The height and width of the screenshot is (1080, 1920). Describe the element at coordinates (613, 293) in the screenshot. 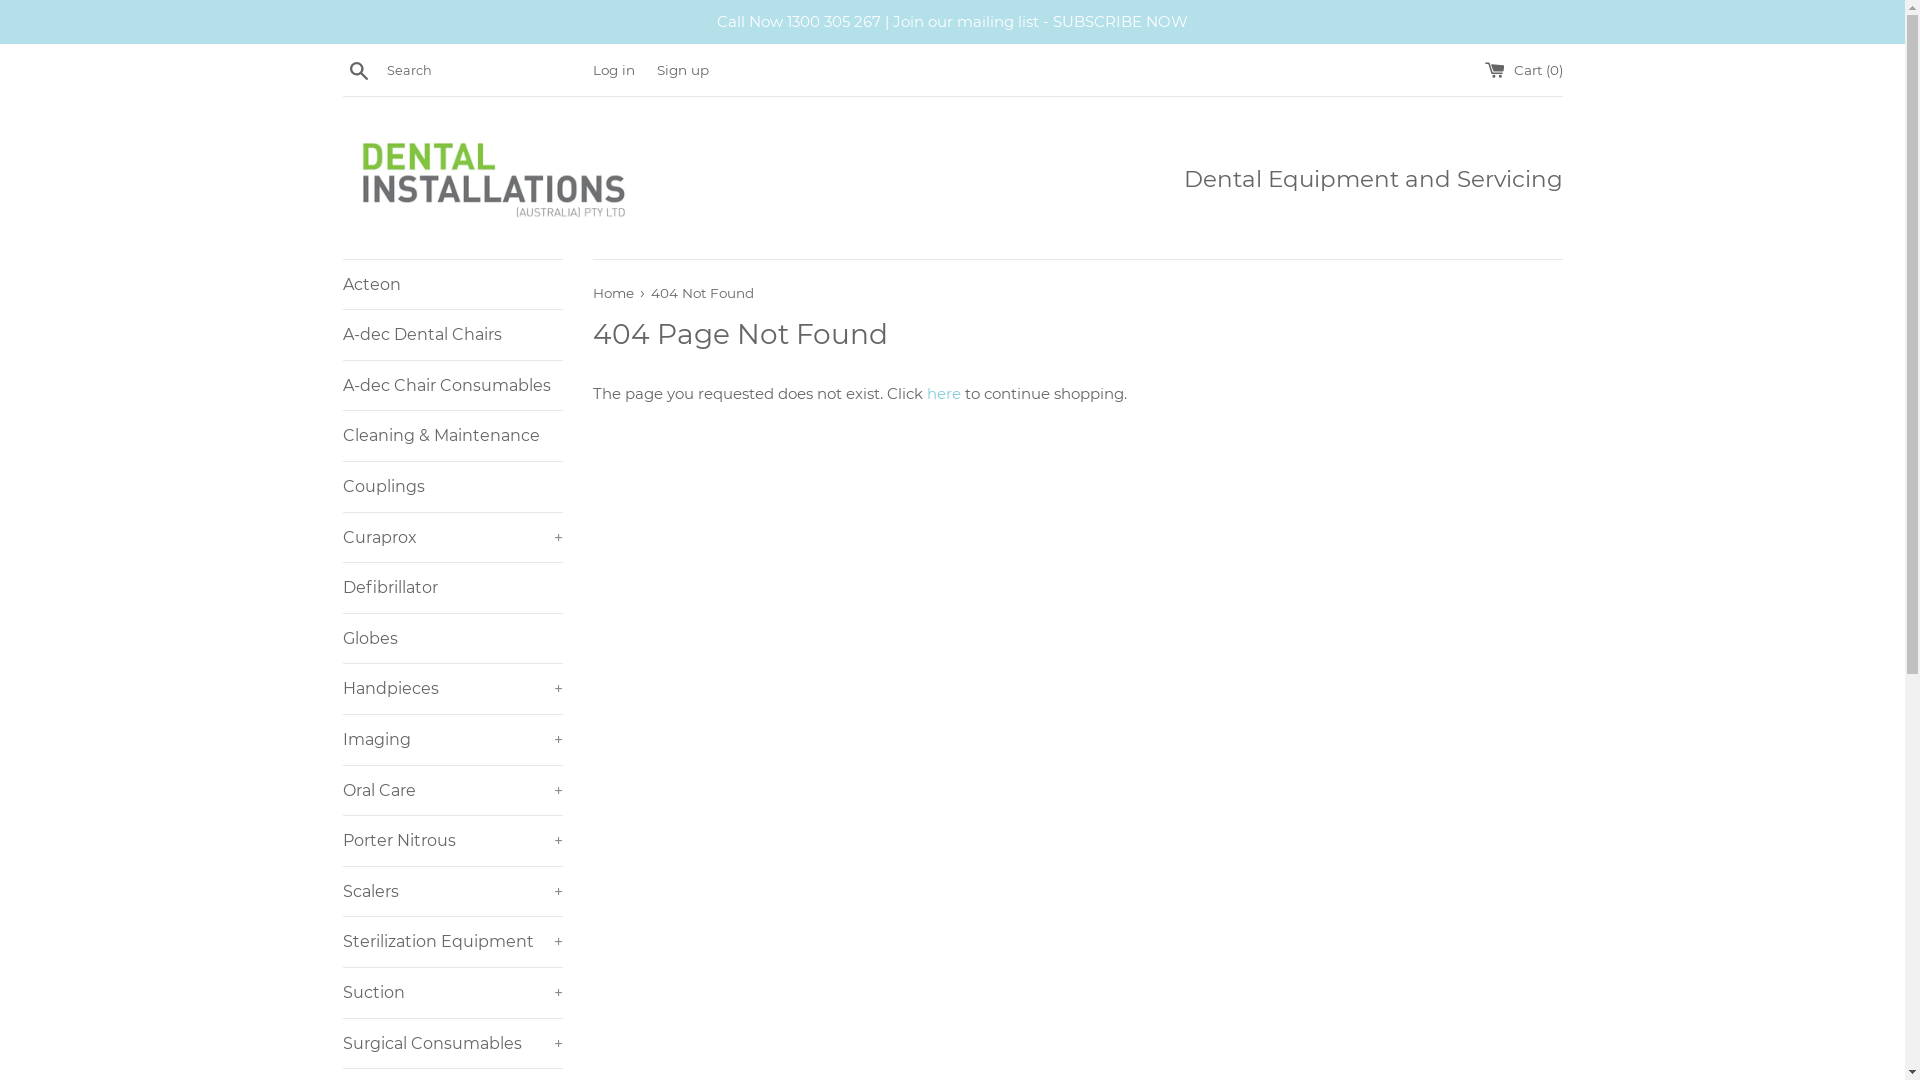

I see `'Home'` at that location.